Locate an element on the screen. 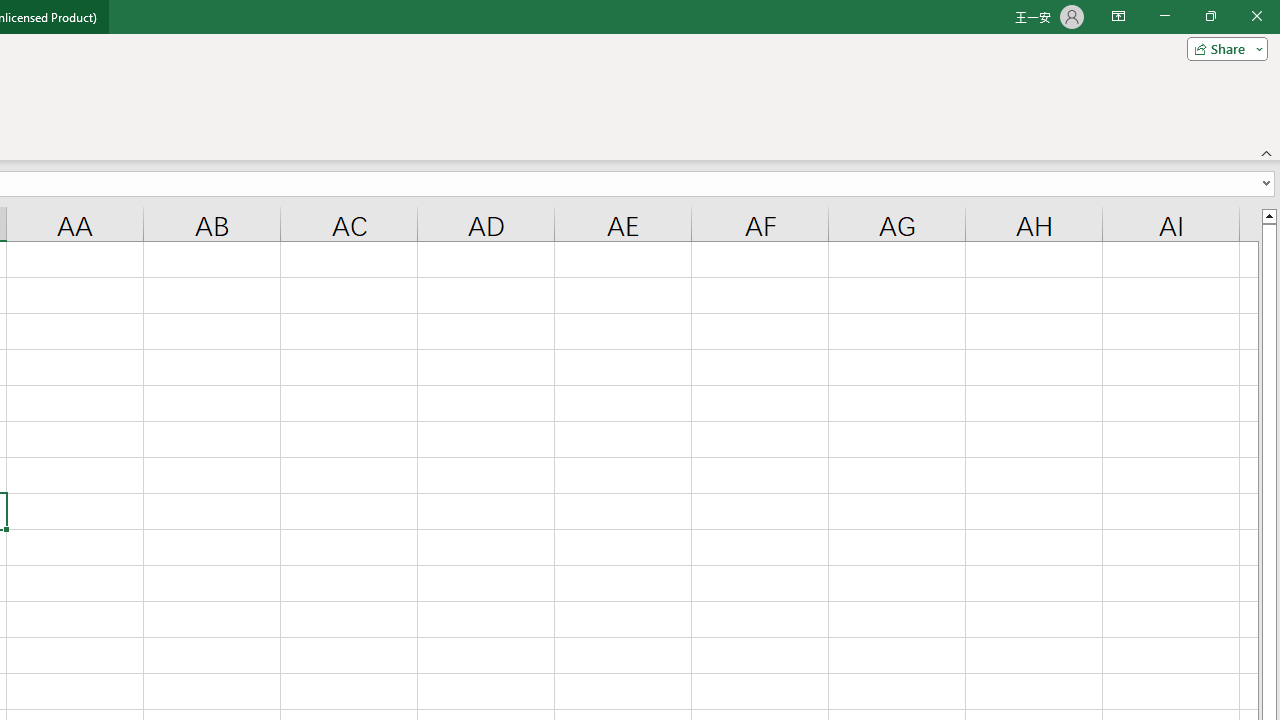 This screenshot has height=720, width=1280. 'Share' is located at coordinates (1222, 47).